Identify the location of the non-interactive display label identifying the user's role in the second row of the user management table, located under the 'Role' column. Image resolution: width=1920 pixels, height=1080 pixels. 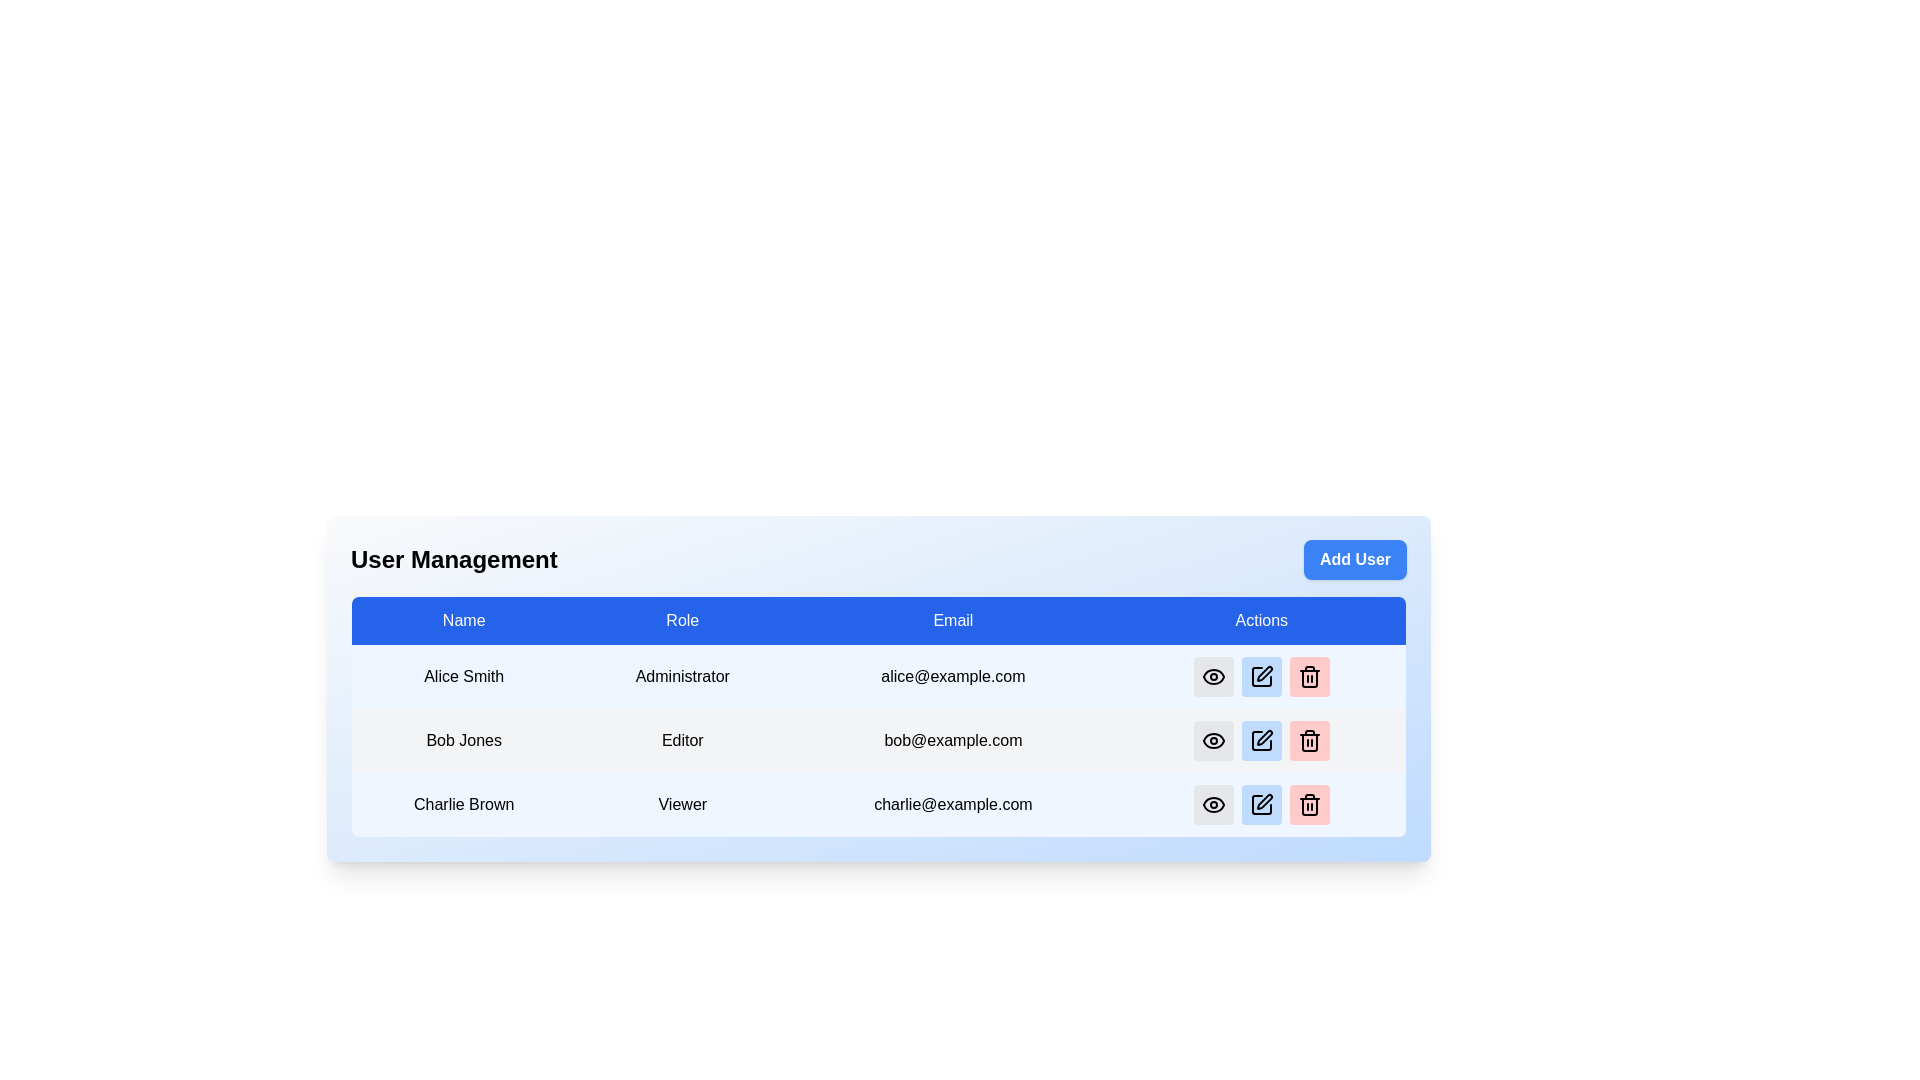
(682, 740).